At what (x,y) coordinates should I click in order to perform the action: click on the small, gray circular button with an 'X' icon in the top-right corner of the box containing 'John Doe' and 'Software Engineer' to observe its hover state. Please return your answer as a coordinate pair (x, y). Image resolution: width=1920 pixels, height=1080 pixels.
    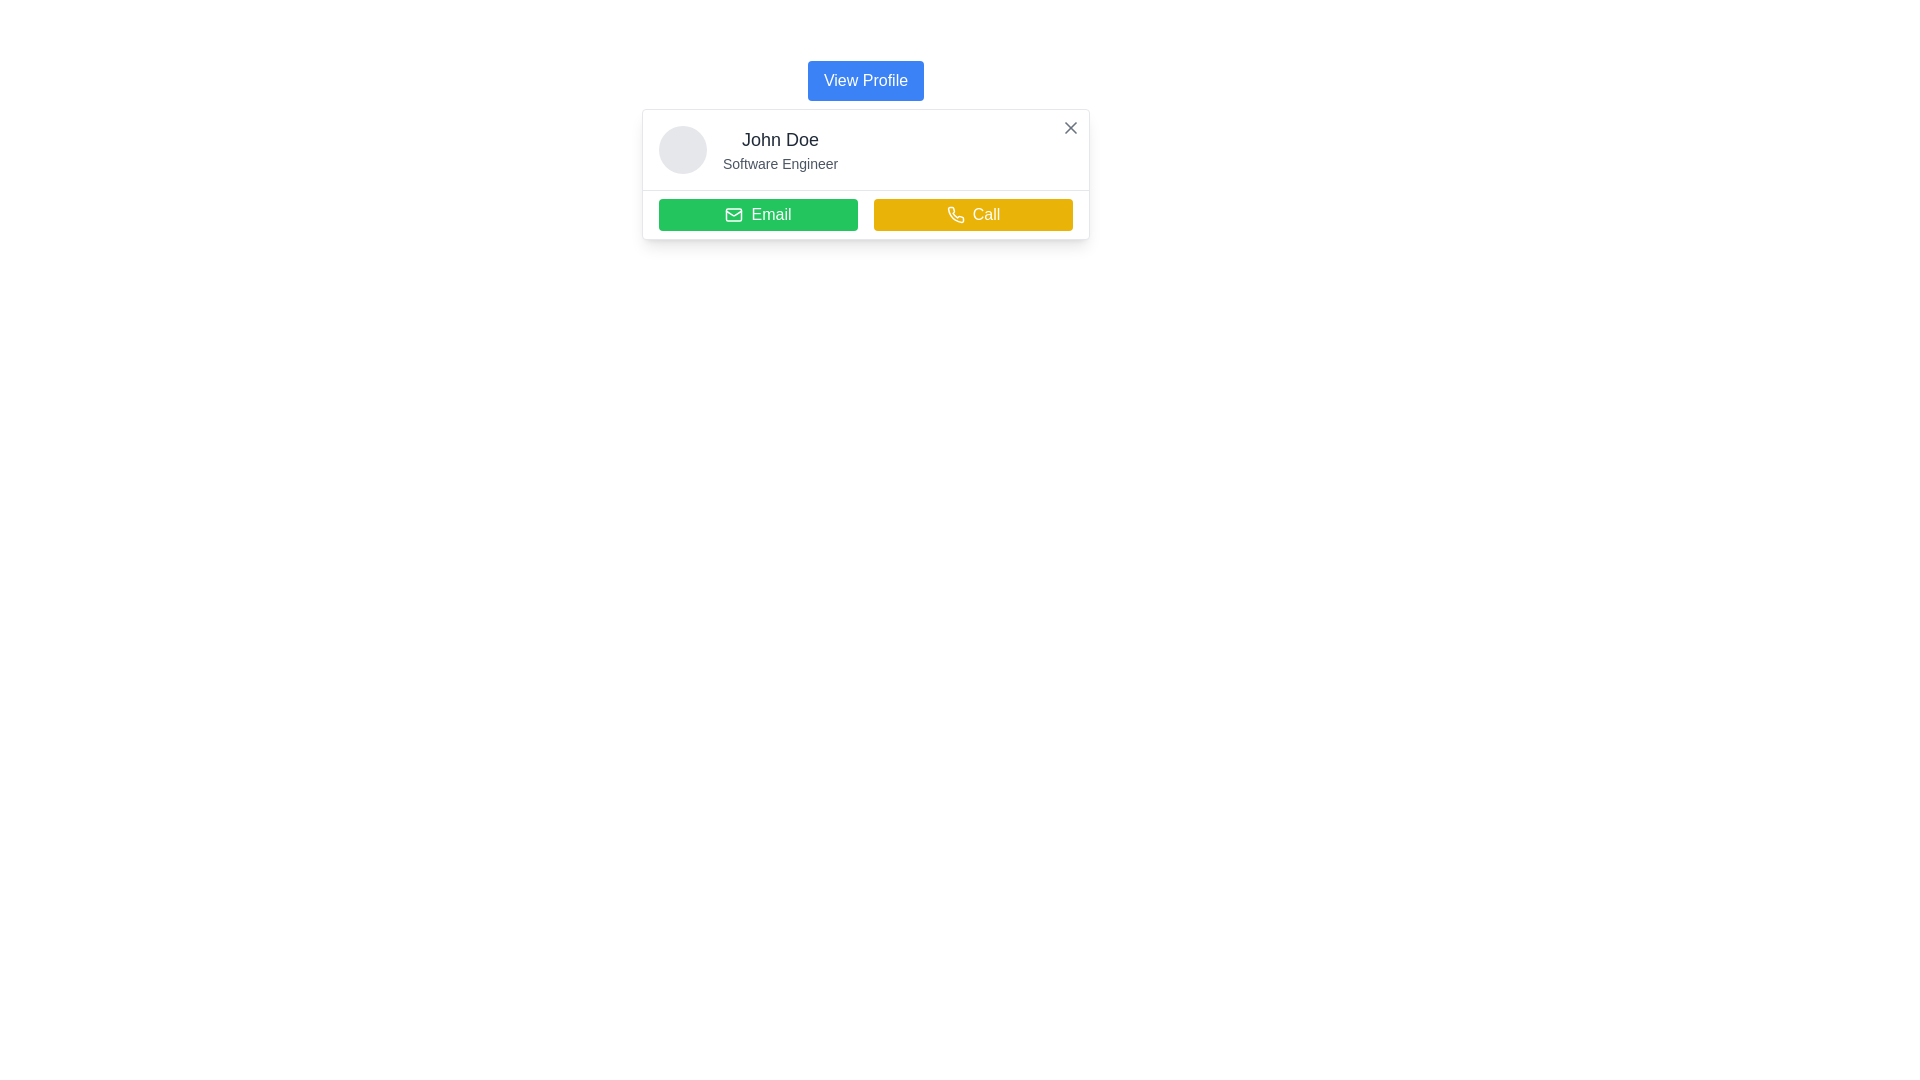
    Looking at the image, I should click on (1069, 127).